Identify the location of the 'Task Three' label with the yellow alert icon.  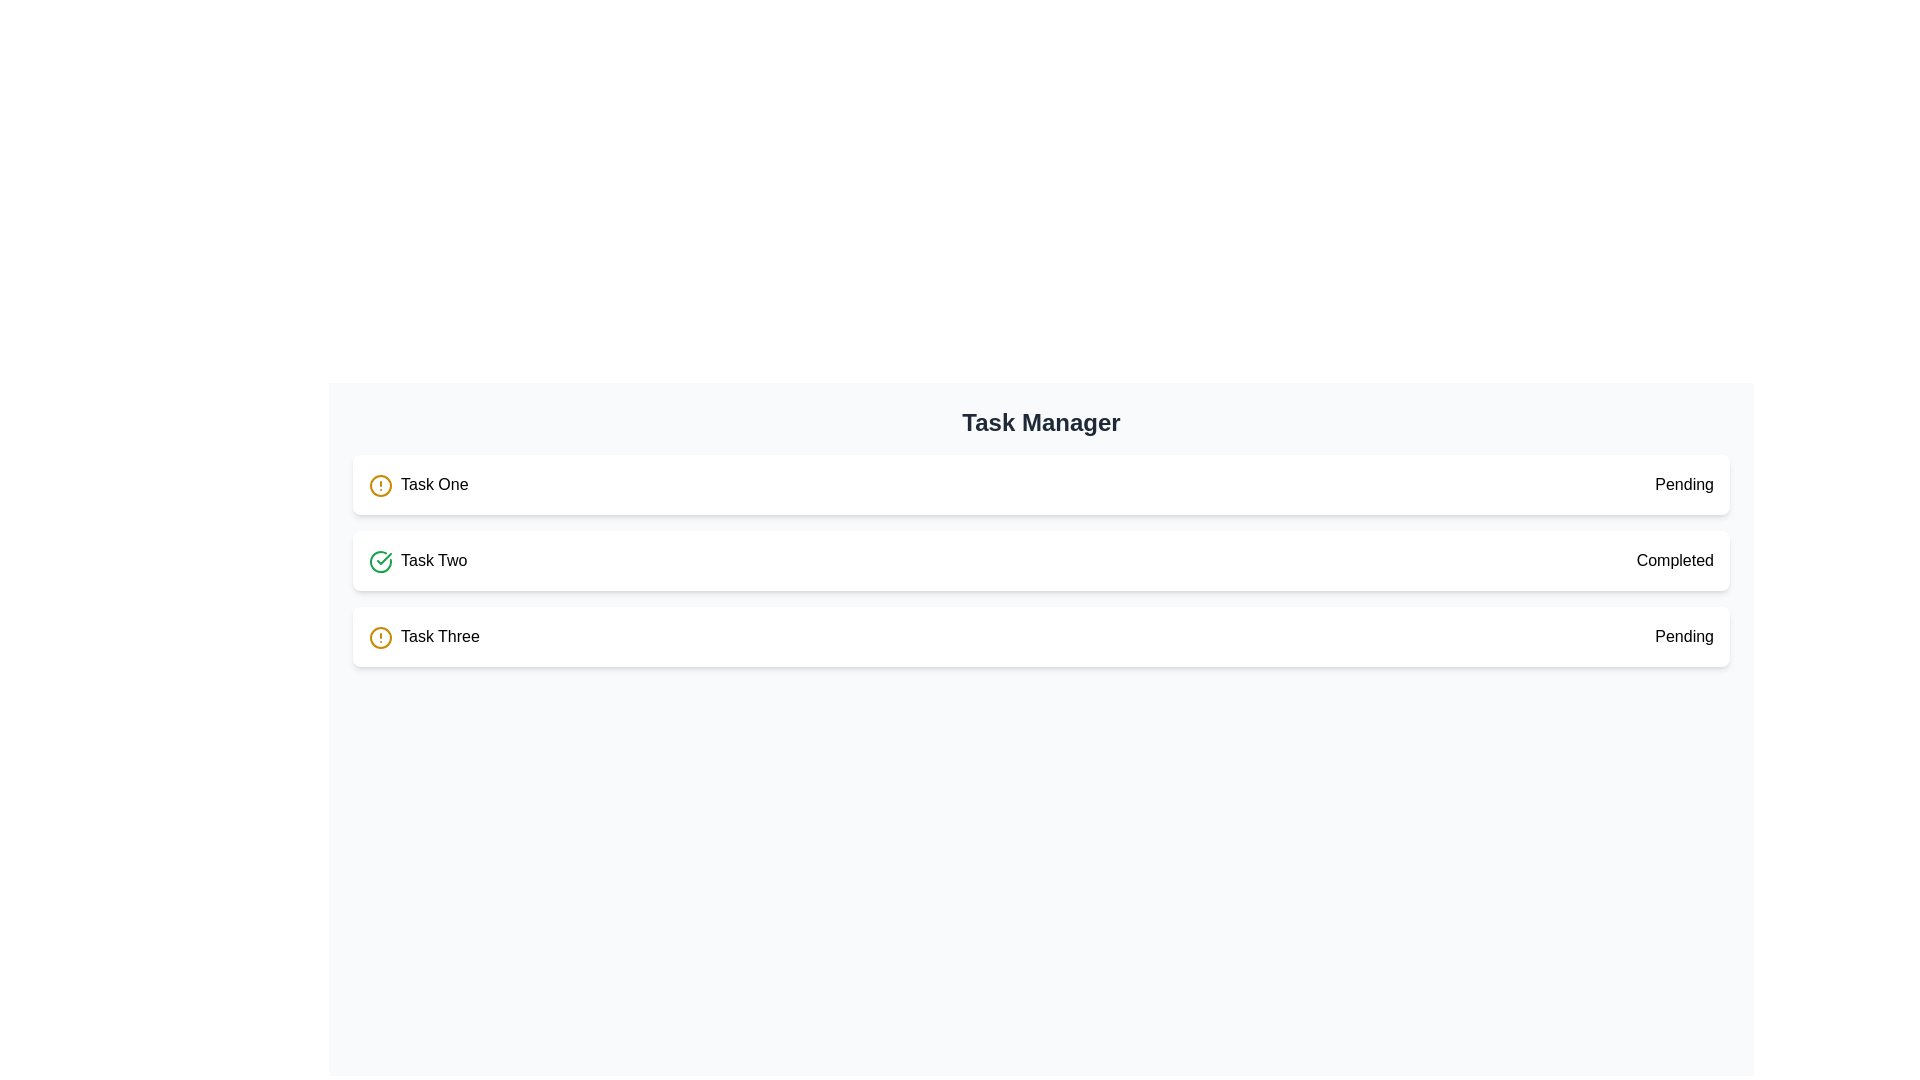
(423, 636).